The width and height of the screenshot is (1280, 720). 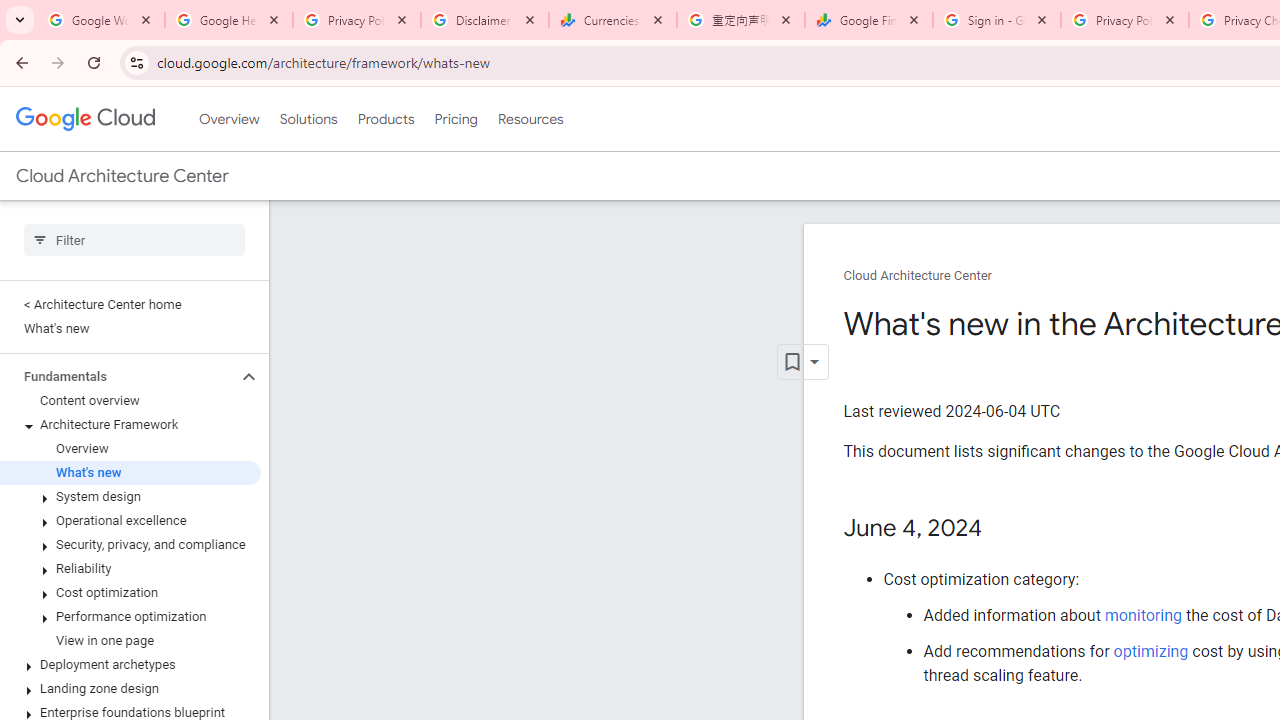 What do you see at coordinates (129, 424) in the screenshot?
I see `'Architecture Framework'` at bounding box center [129, 424].